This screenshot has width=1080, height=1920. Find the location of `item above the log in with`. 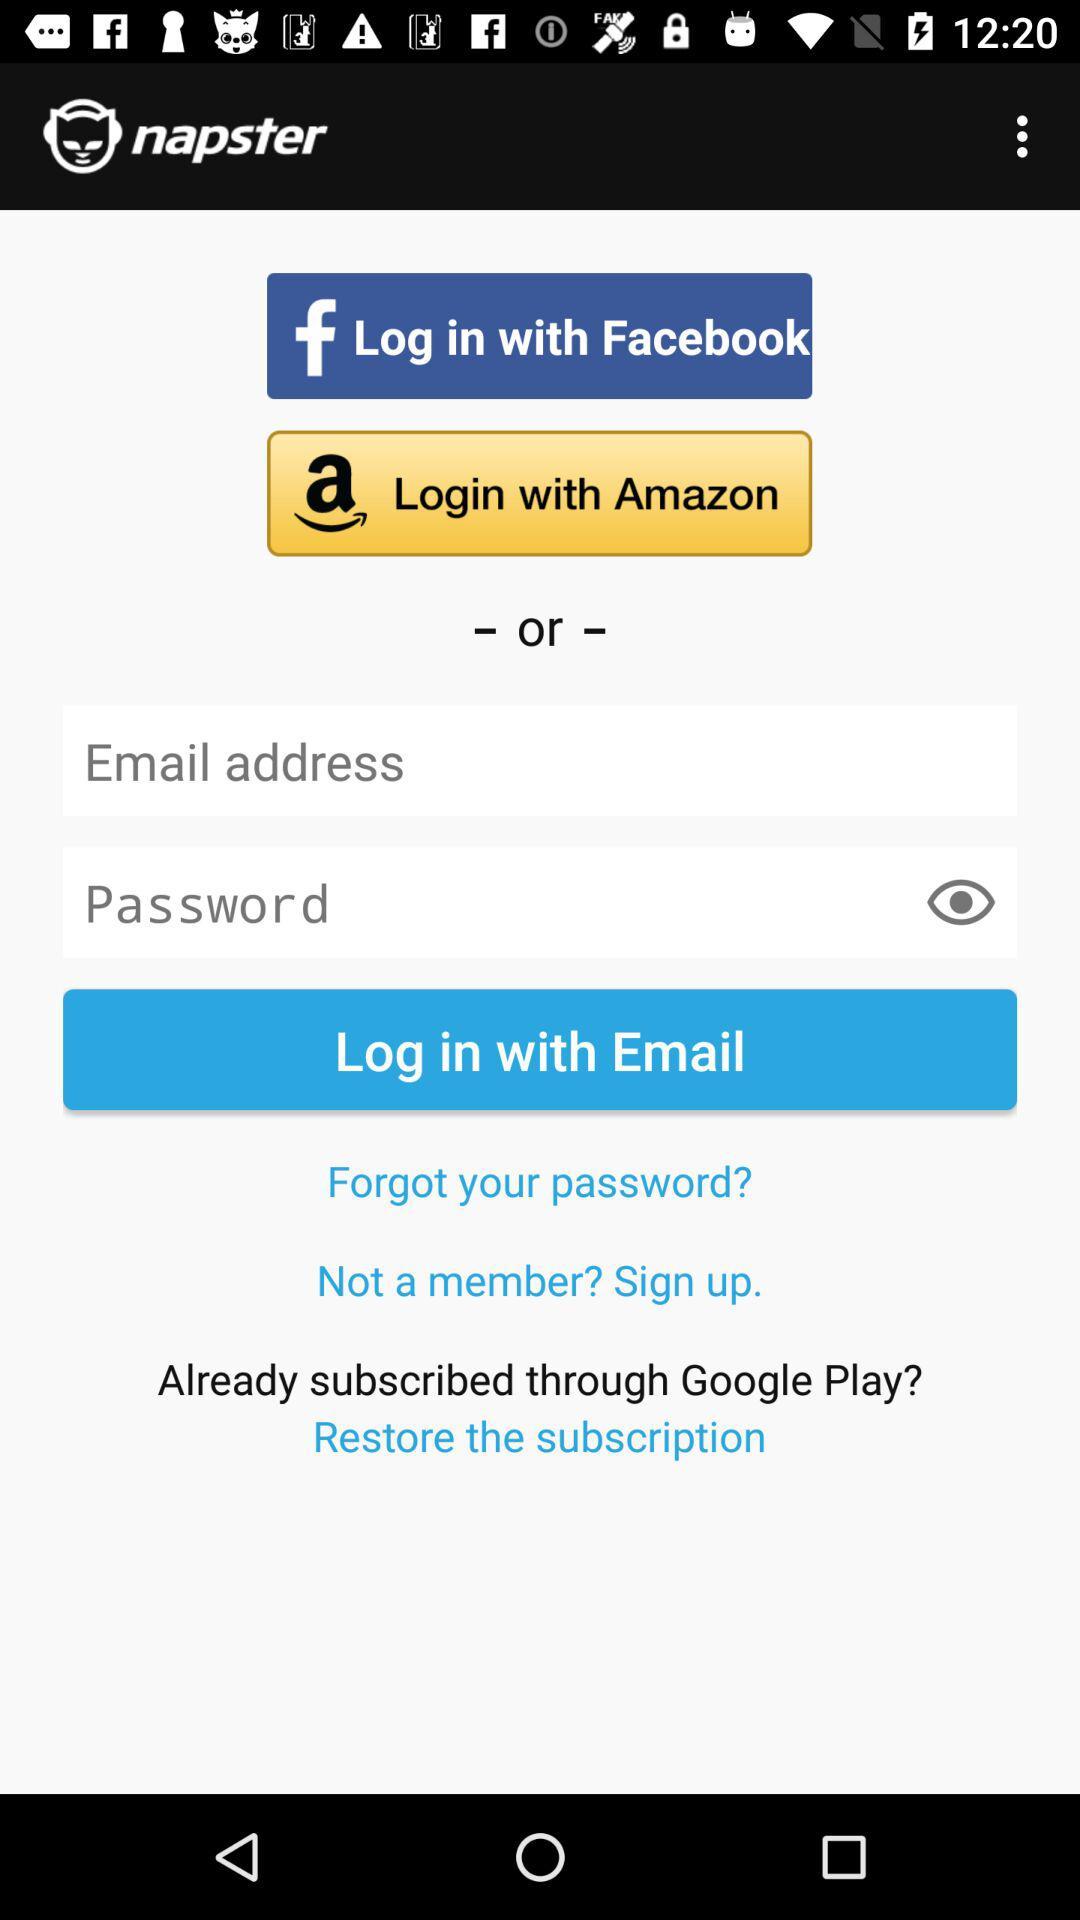

item above the log in with is located at coordinates (960, 901).